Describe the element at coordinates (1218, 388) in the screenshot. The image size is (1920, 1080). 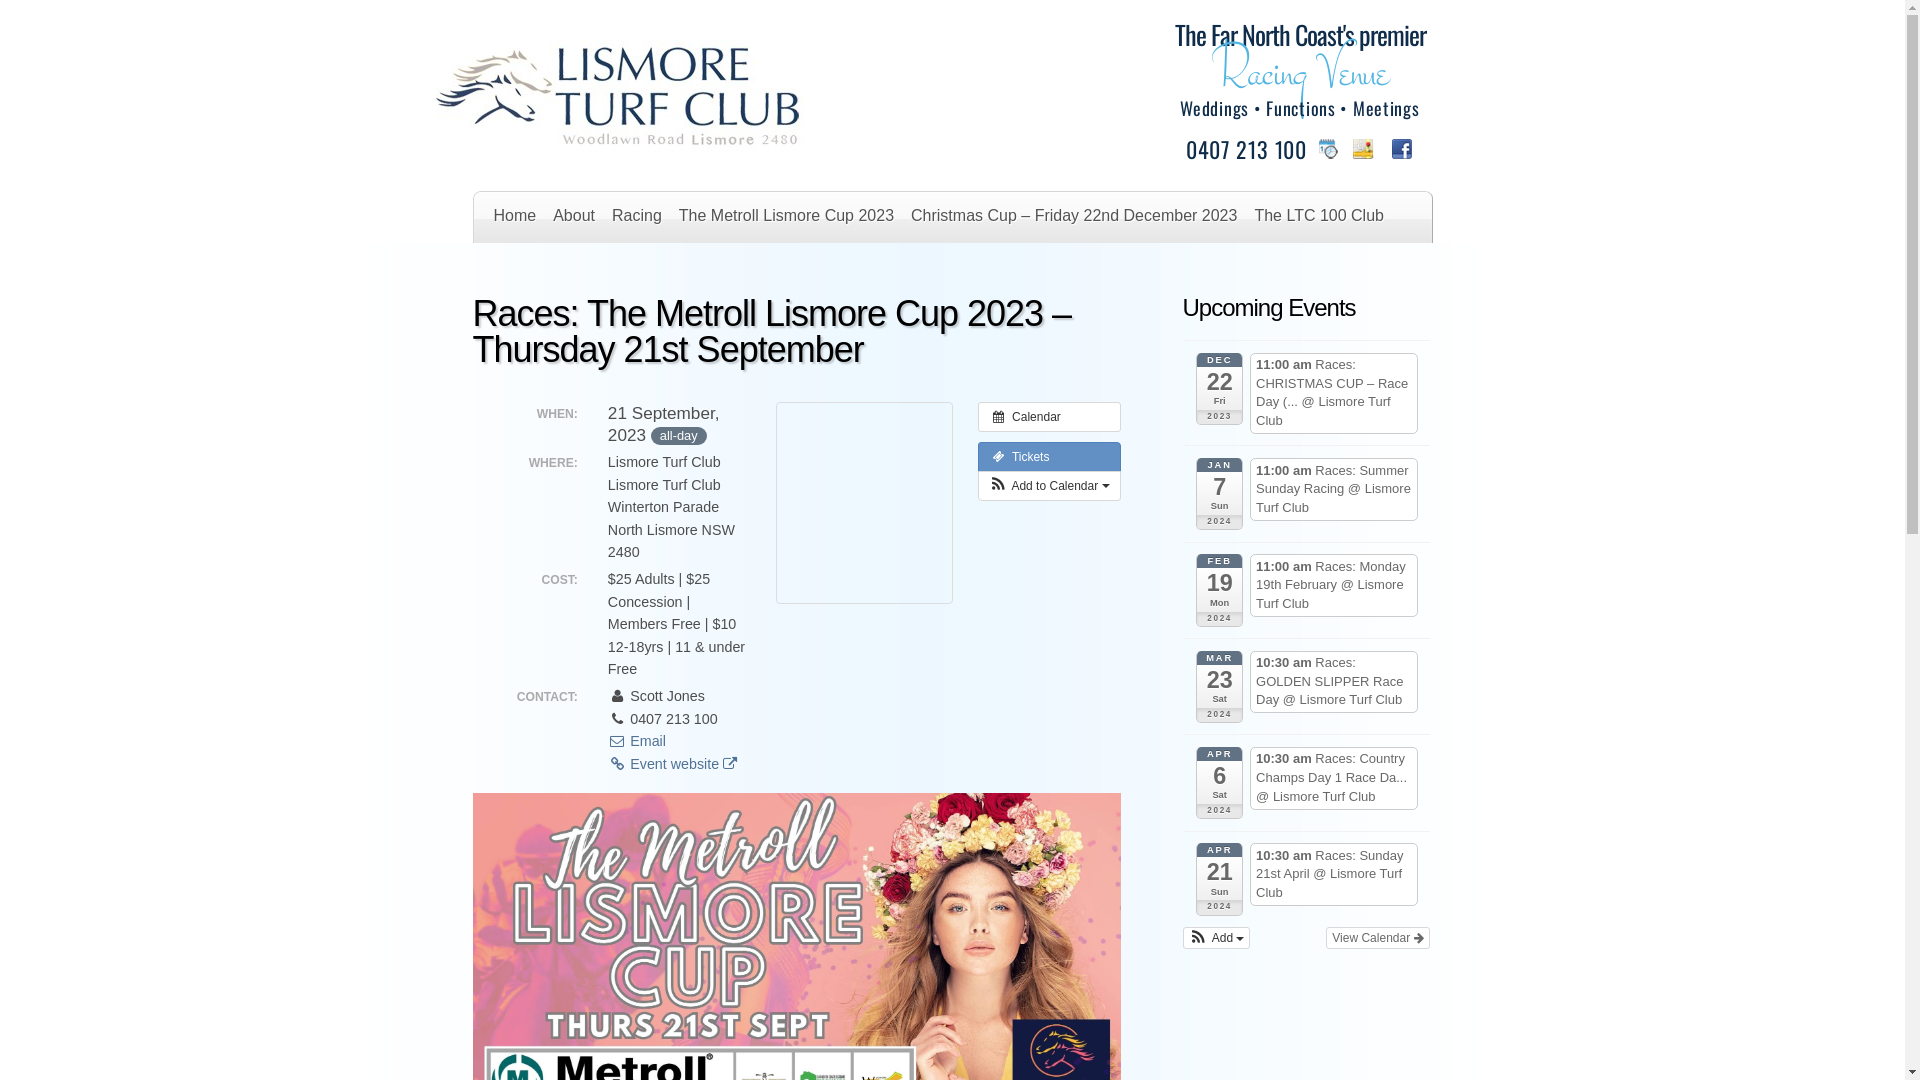
I see `'DEC` at that location.